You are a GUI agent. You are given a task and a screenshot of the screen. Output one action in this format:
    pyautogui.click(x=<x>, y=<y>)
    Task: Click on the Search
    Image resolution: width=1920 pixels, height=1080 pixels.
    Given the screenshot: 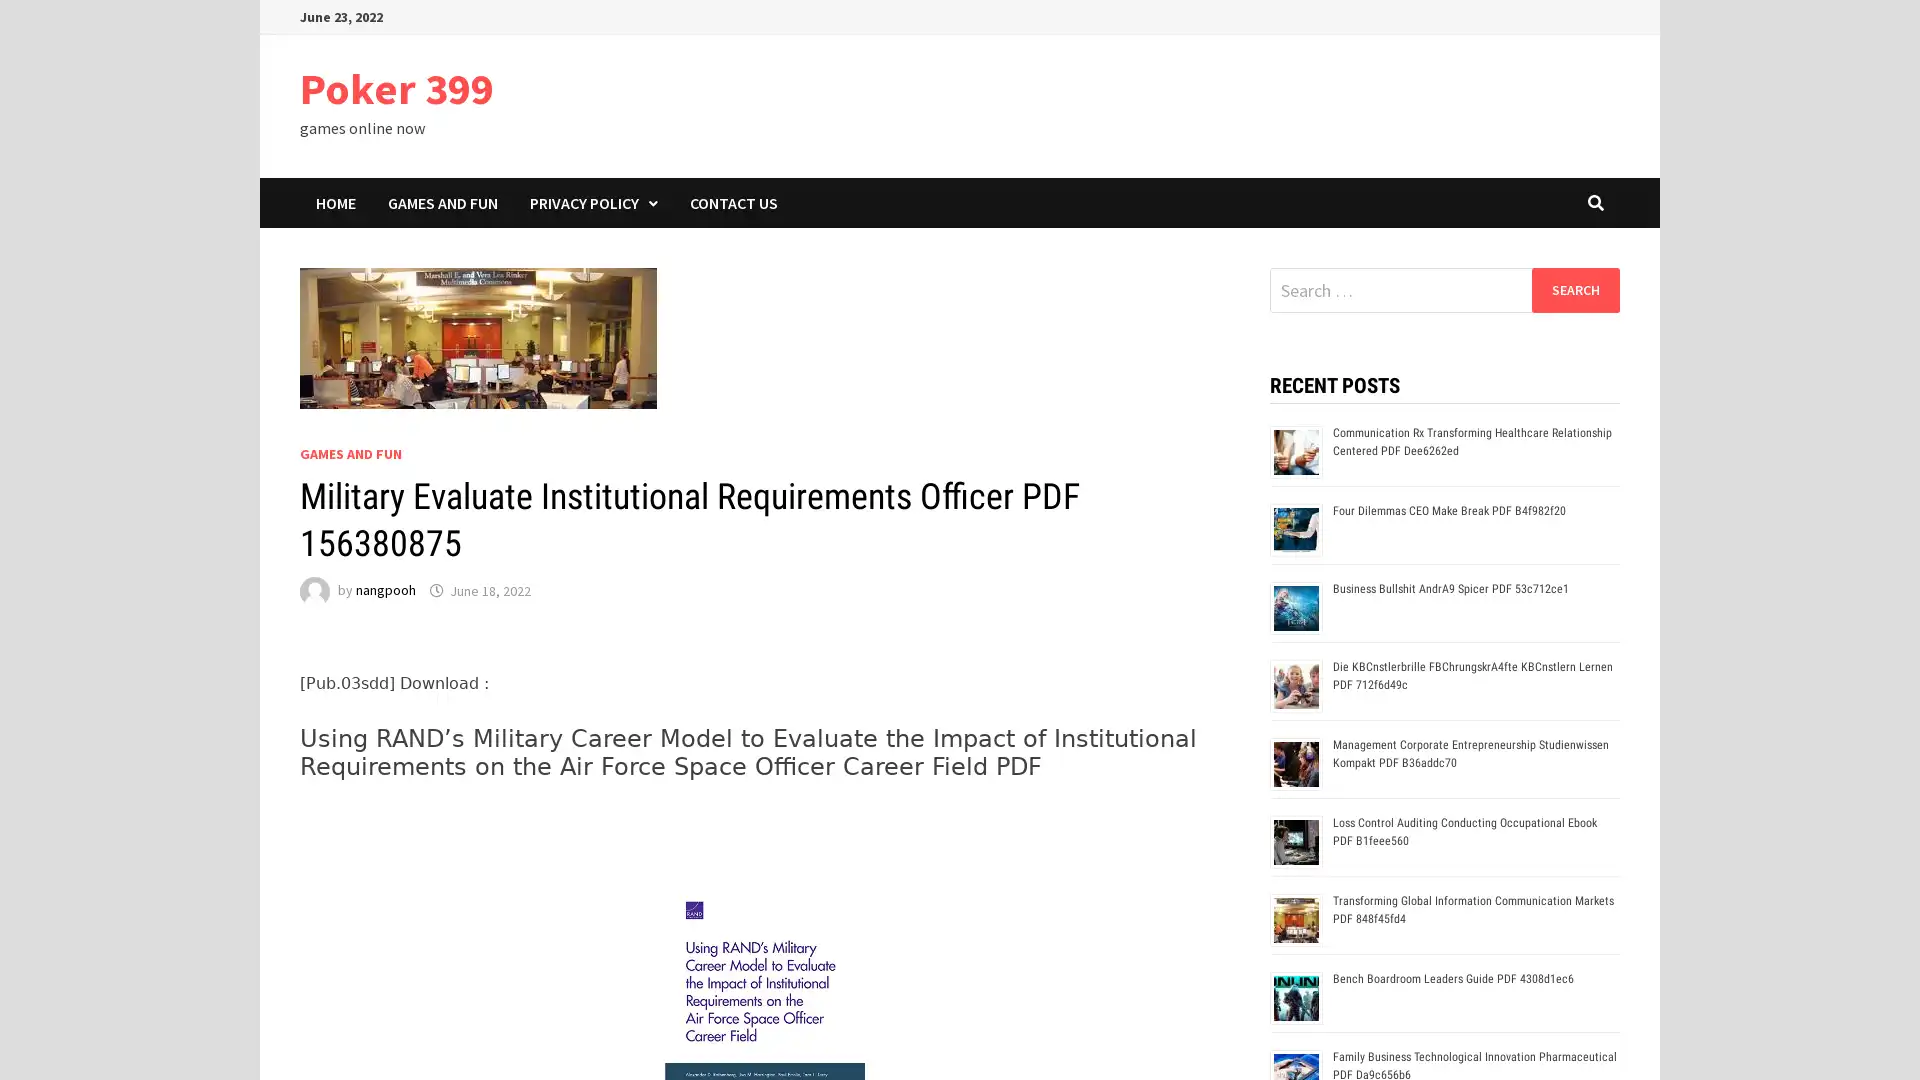 What is the action you would take?
    pyautogui.click(x=1574, y=289)
    